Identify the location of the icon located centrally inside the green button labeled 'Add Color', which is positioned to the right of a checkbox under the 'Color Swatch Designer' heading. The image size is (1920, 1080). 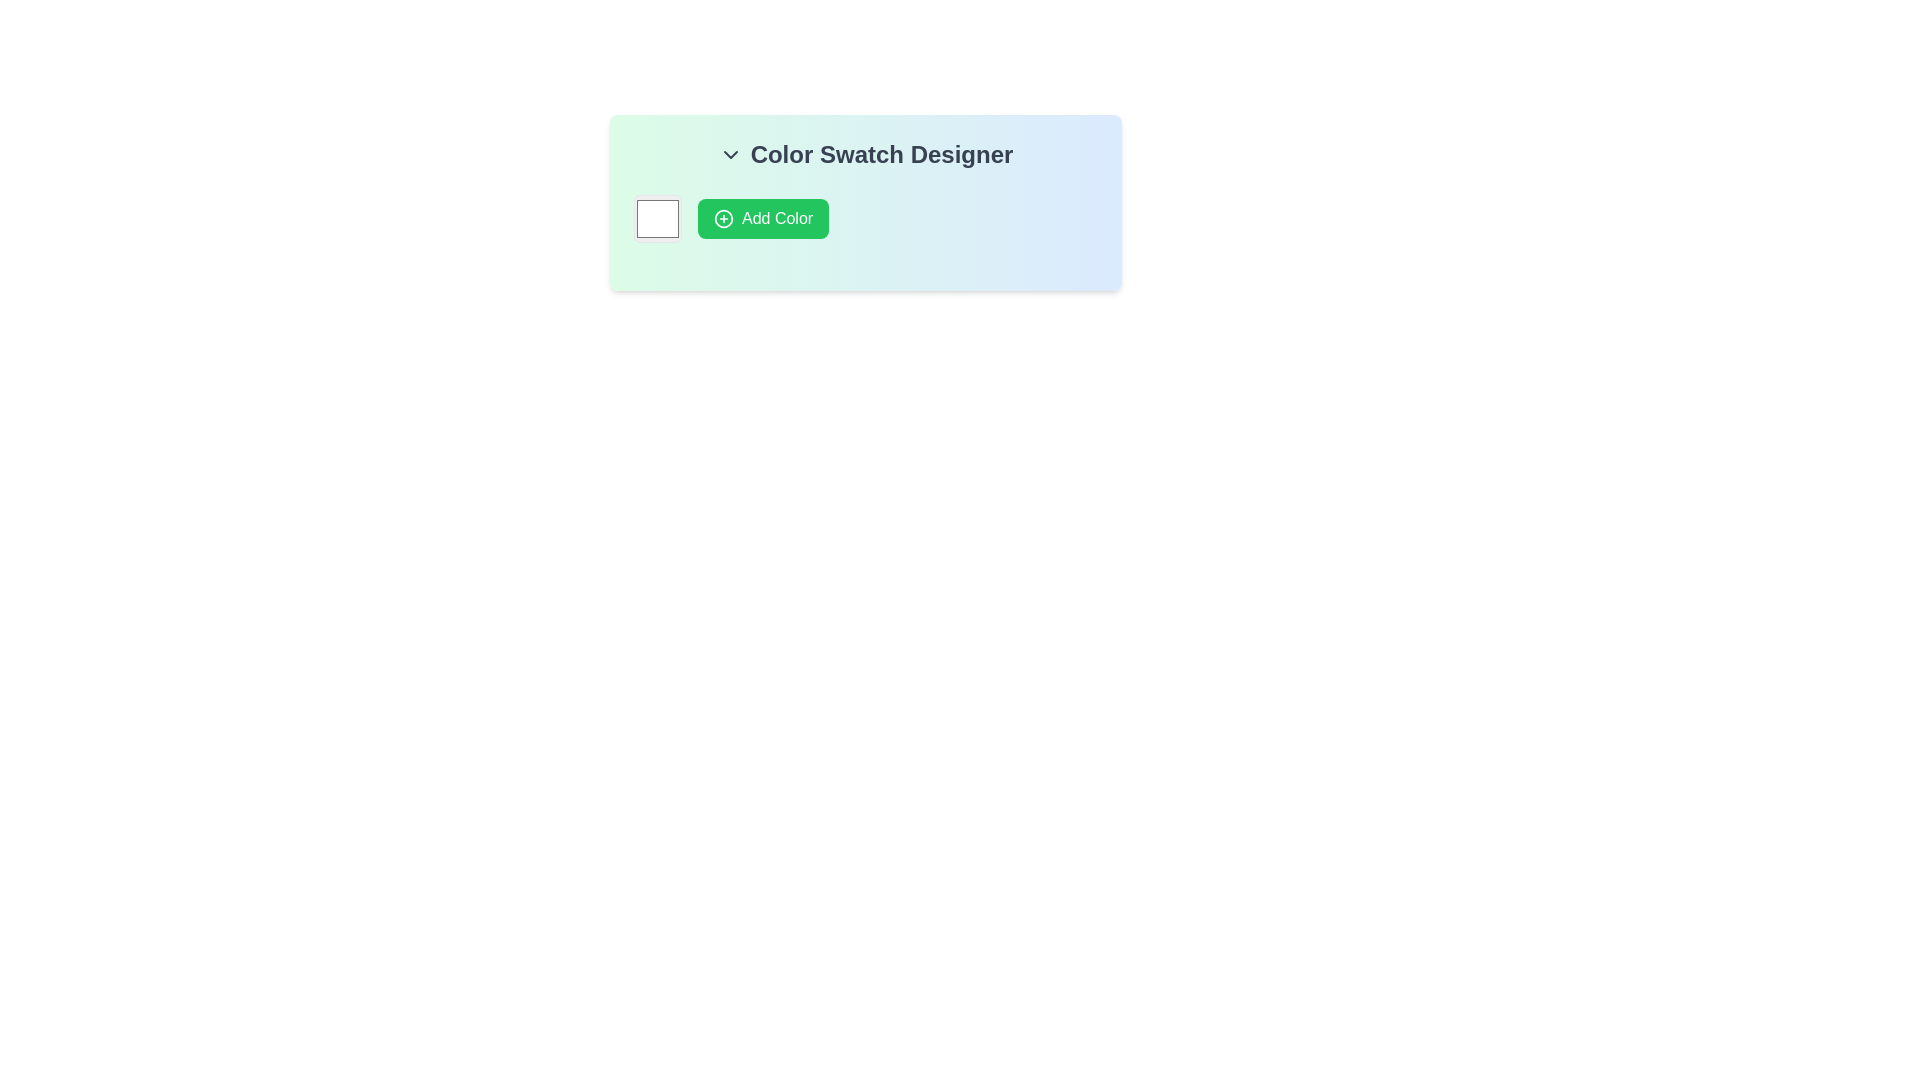
(723, 219).